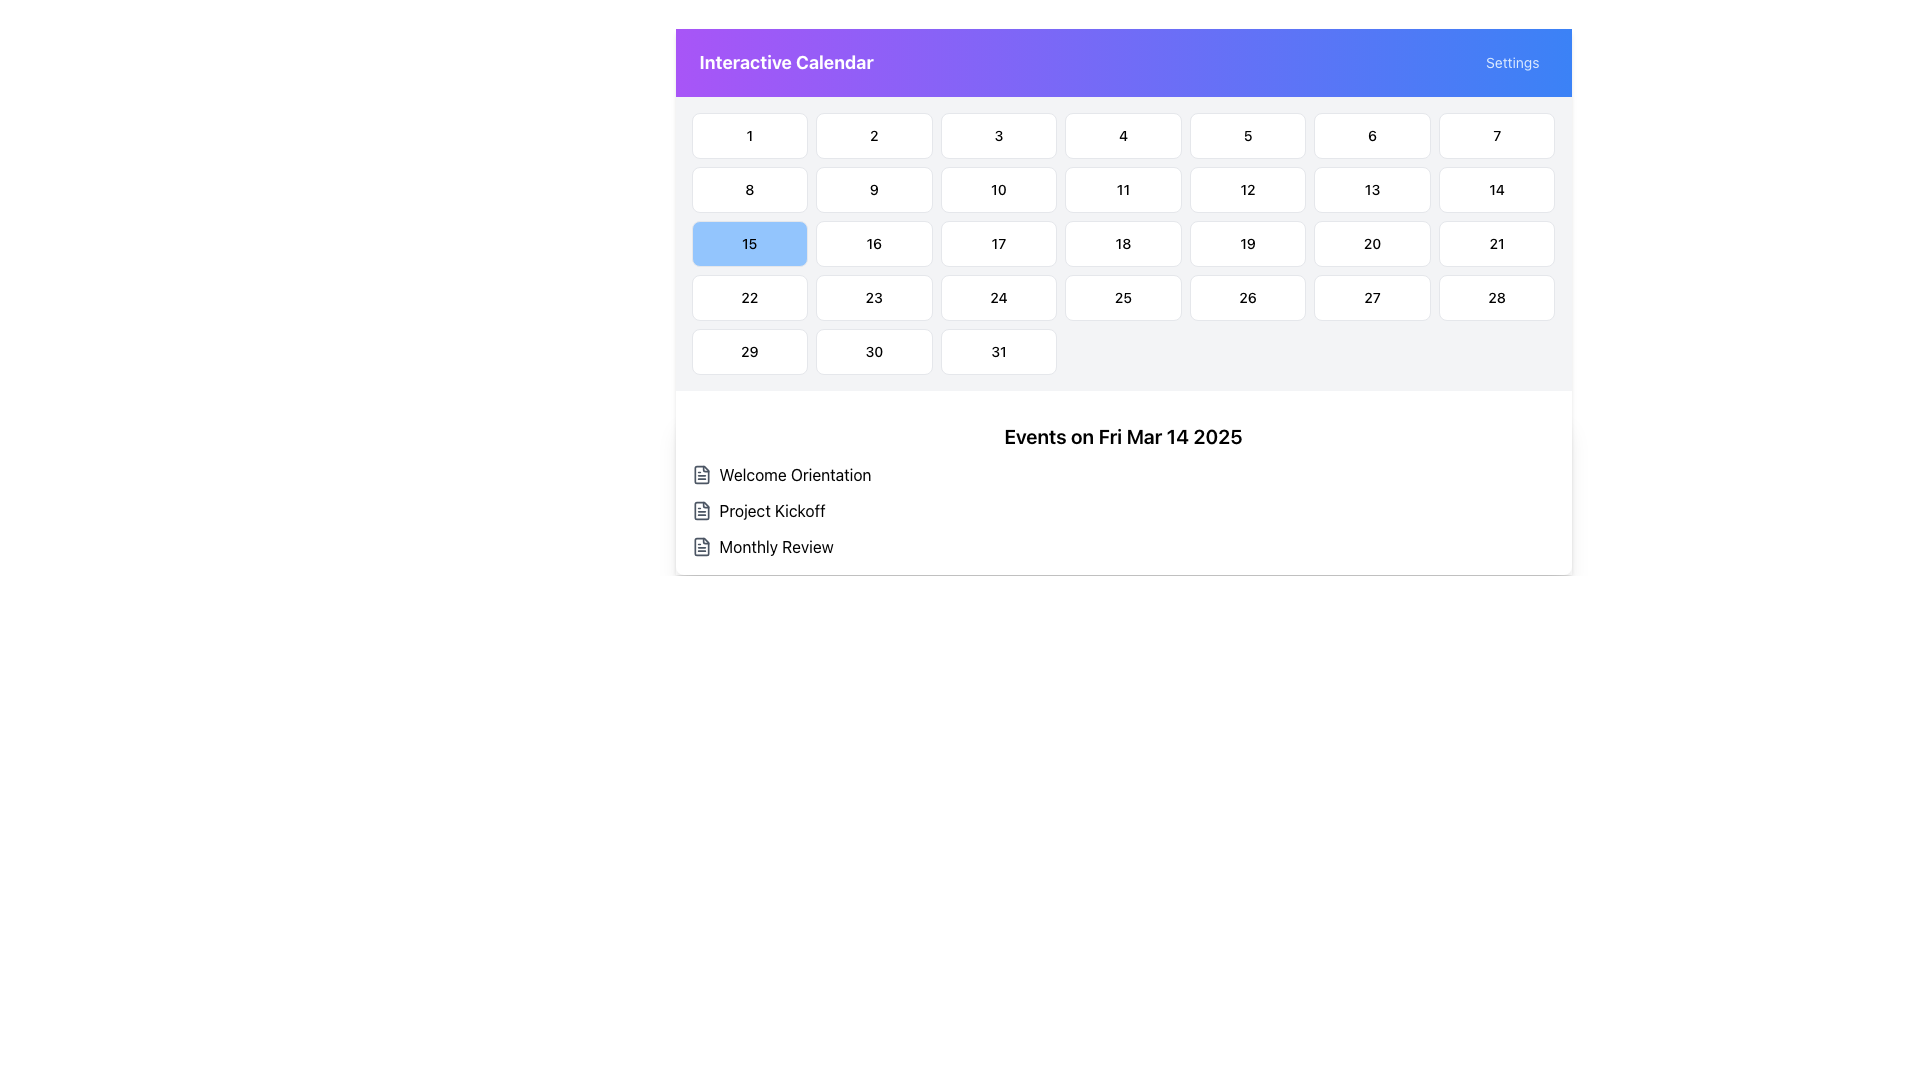 This screenshot has height=1080, width=1920. What do you see at coordinates (1247, 189) in the screenshot?
I see `the calendar cell representing day 12` at bounding box center [1247, 189].